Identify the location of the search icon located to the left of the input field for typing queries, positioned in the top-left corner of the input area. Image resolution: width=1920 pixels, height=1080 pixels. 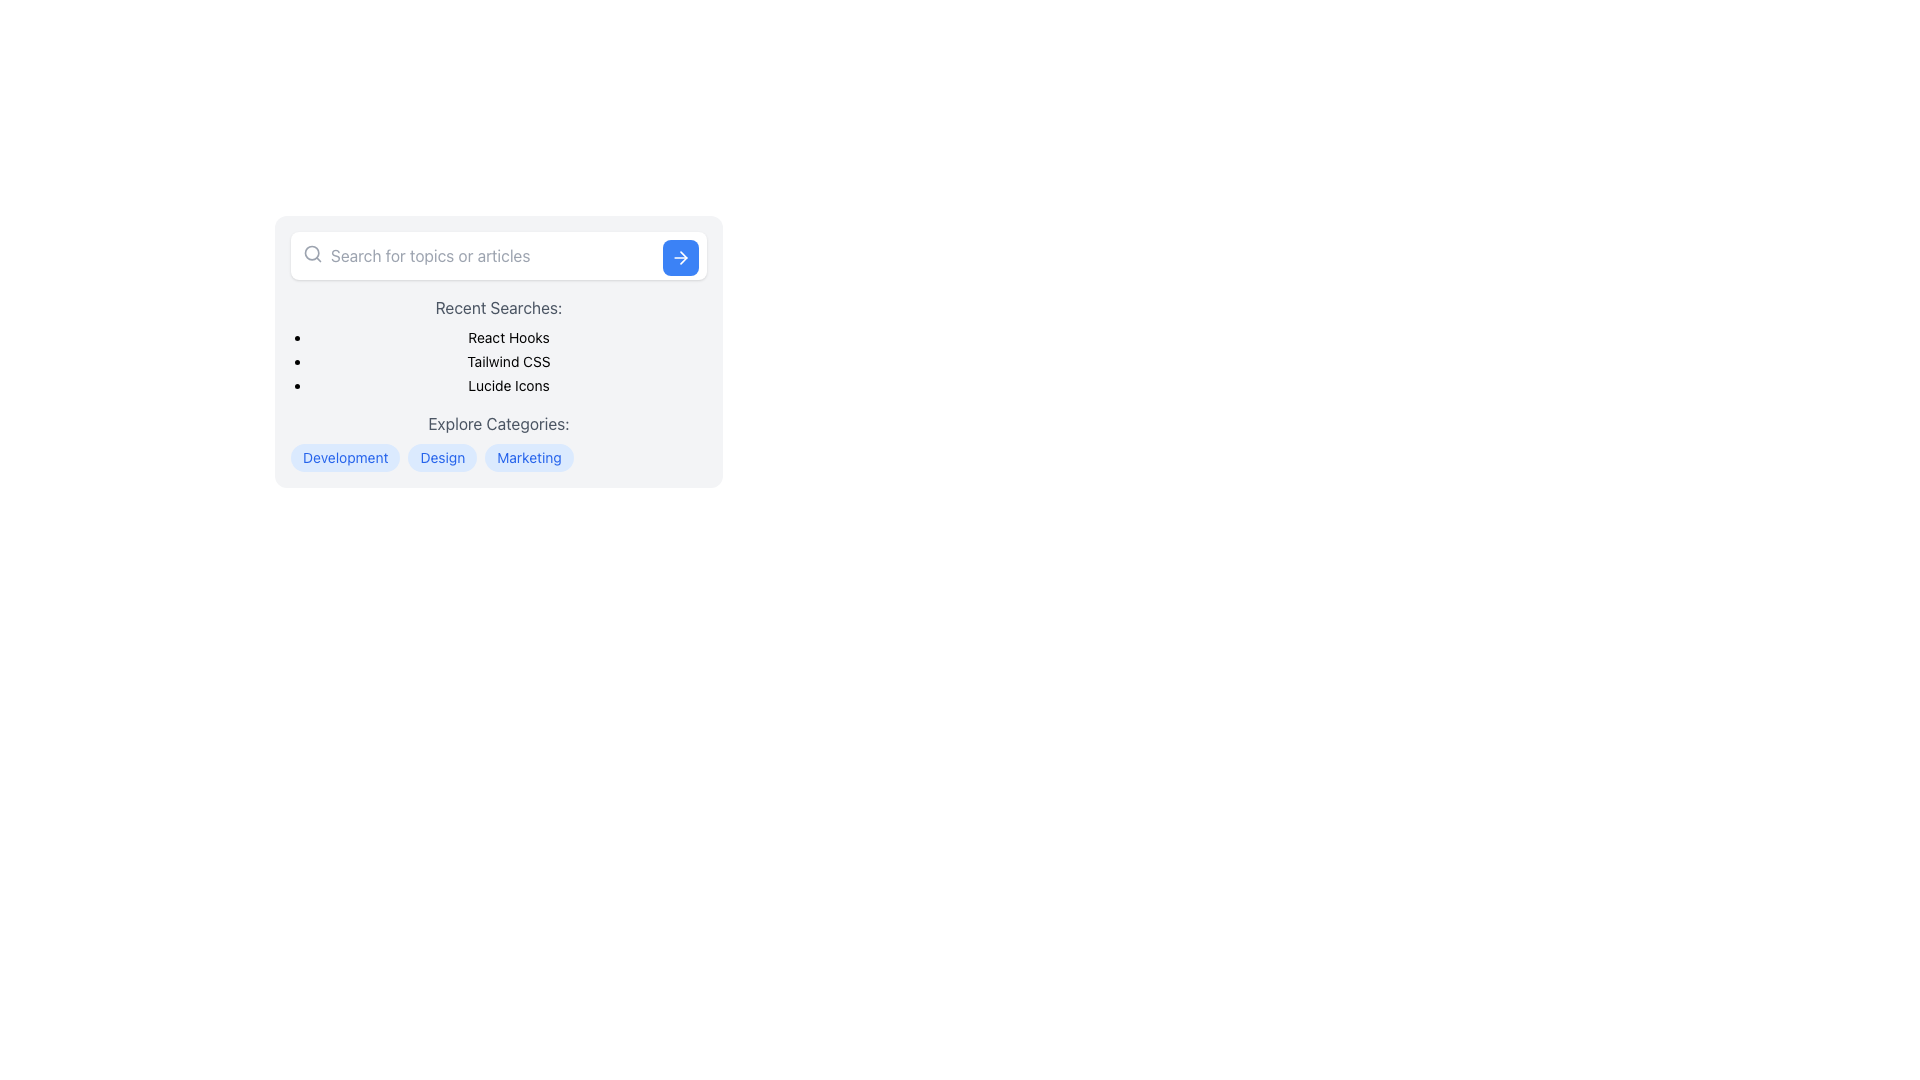
(311, 253).